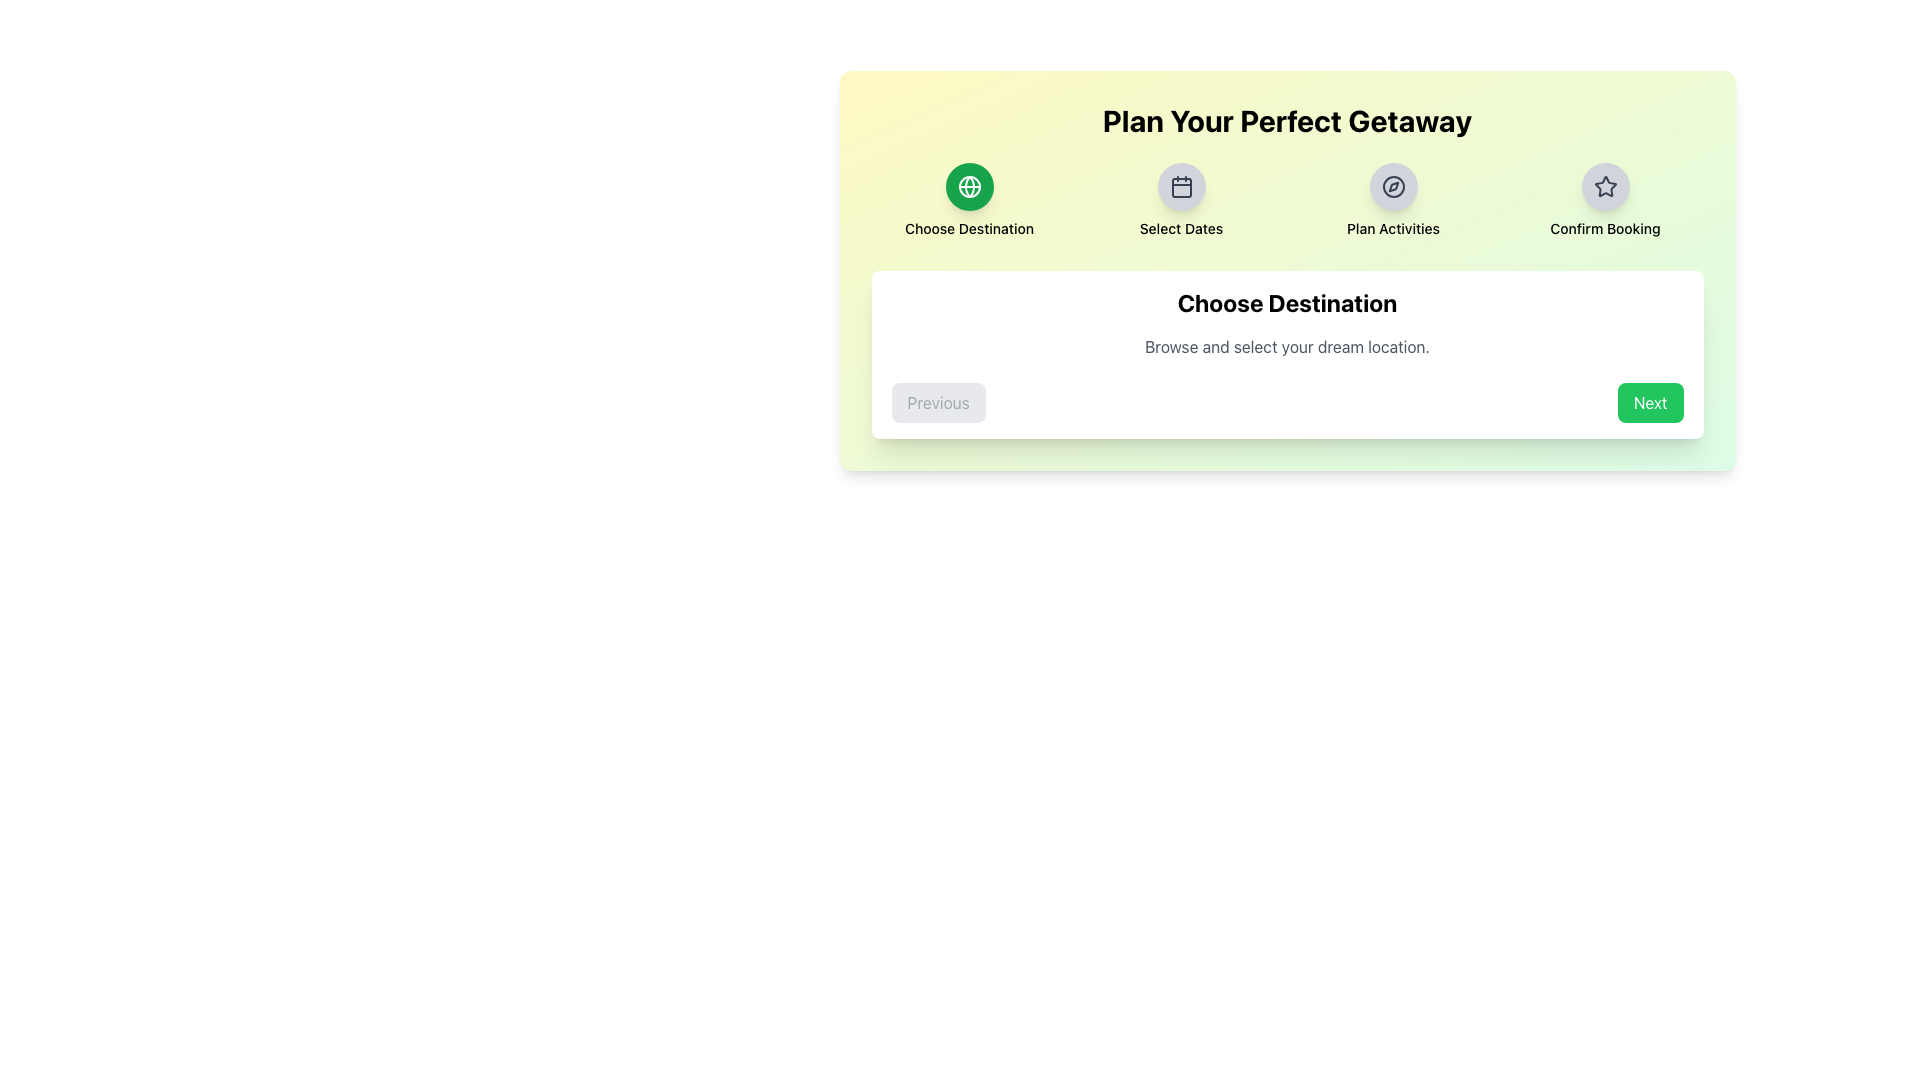 This screenshot has width=1920, height=1080. What do you see at coordinates (1181, 200) in the screenshot?
I see `the circular Section Button with a calendar symbol inside it, located beneath the 'Select Dates' caption, situated between the 'Choose Destination' and 'Plan Activities' sections` at bounding box center [1181, 200].